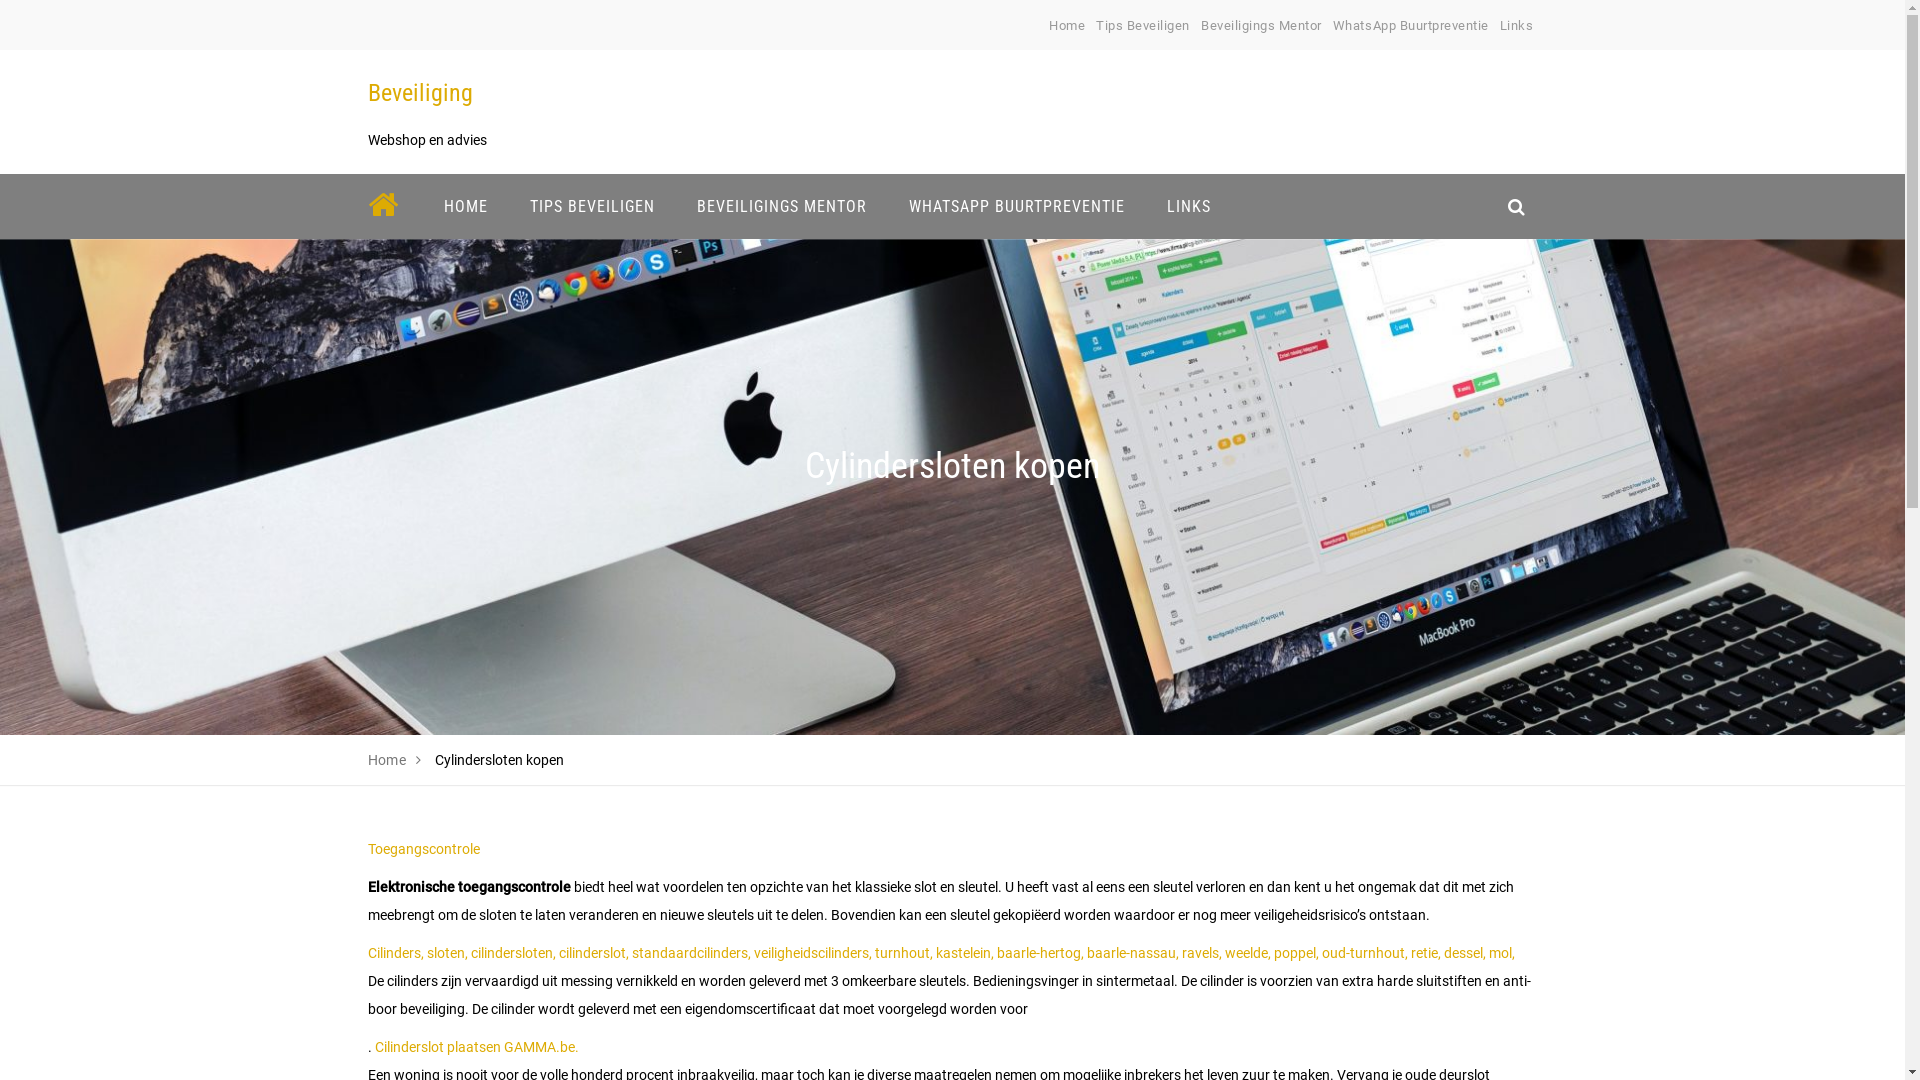 Image resolution: width=1920 pixels, height=1080 pixels. I want to click on 'Beveiliging', so click(419, 92).